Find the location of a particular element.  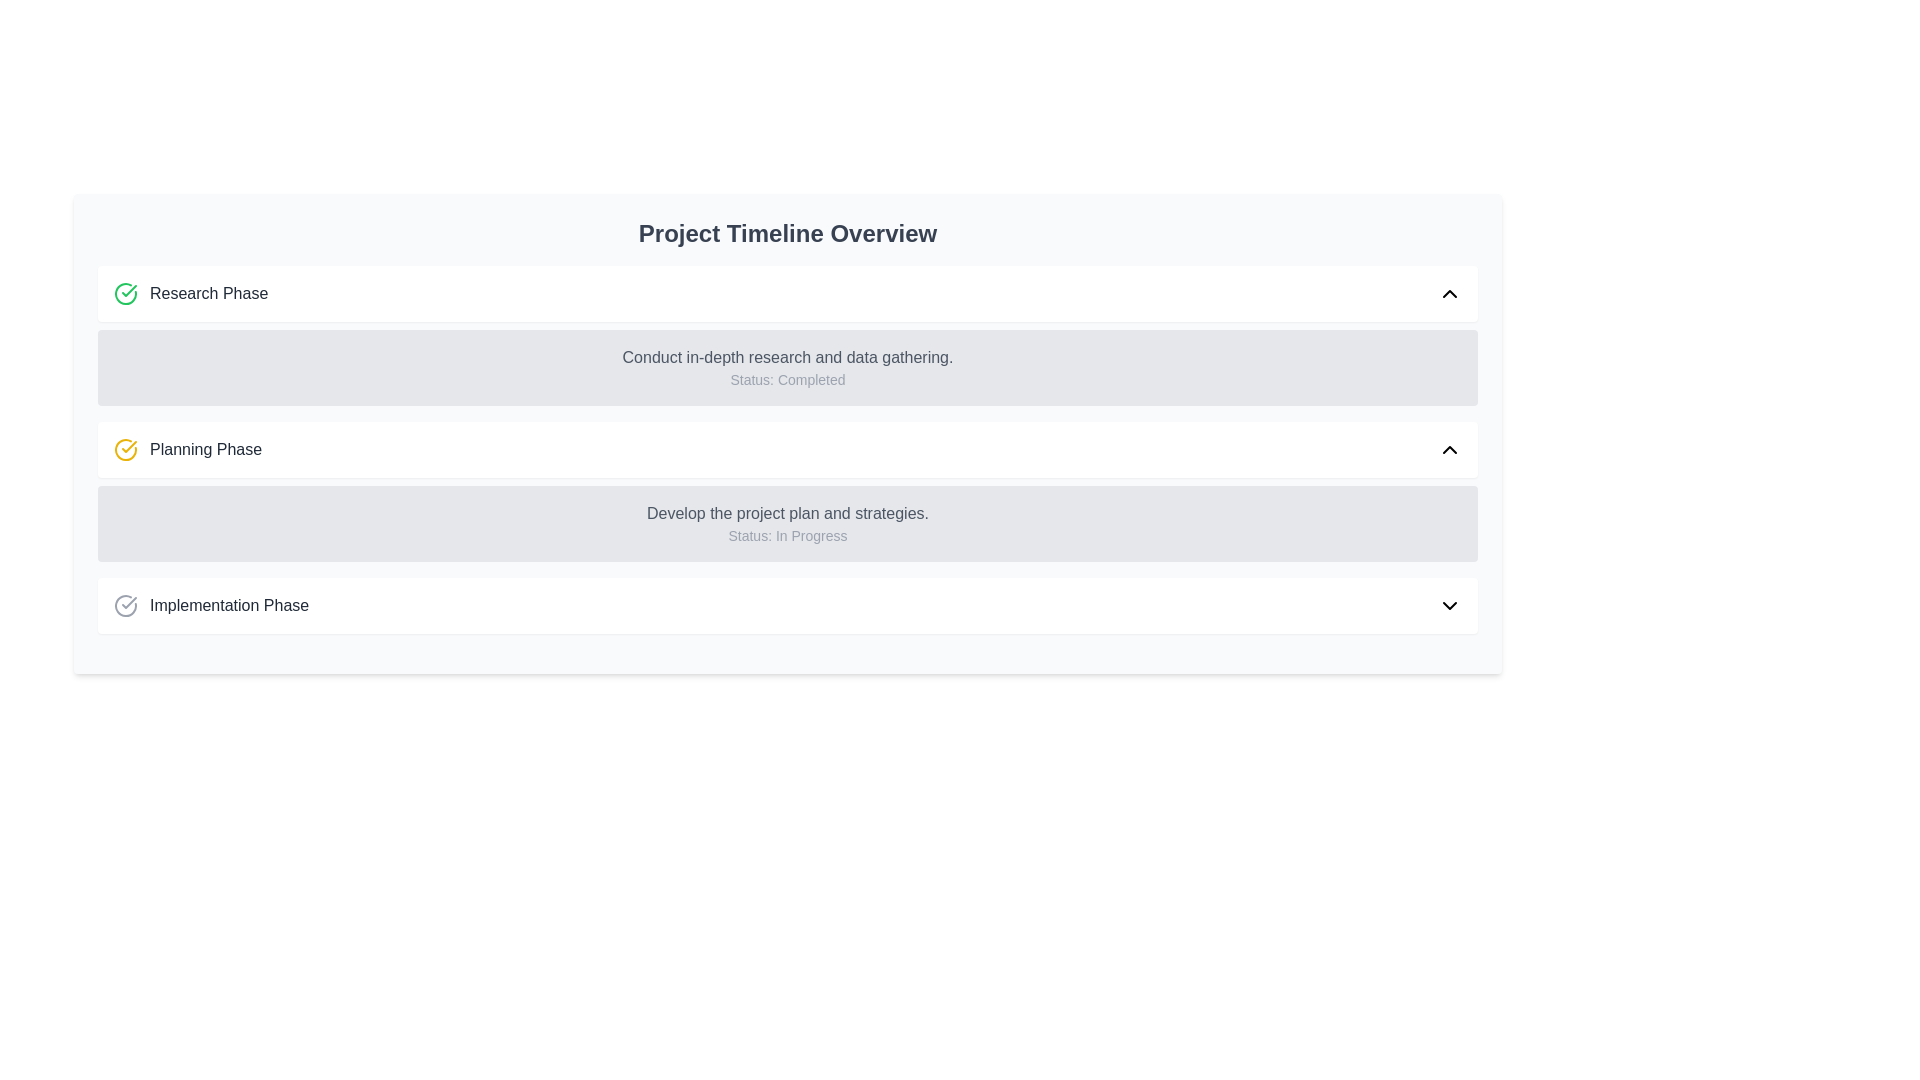

the 'In Progress' Text label located in the 'Planning Phase' section, beneath the heading 'Develop the project plan and strategies.' is located at coordinates (786, 535).